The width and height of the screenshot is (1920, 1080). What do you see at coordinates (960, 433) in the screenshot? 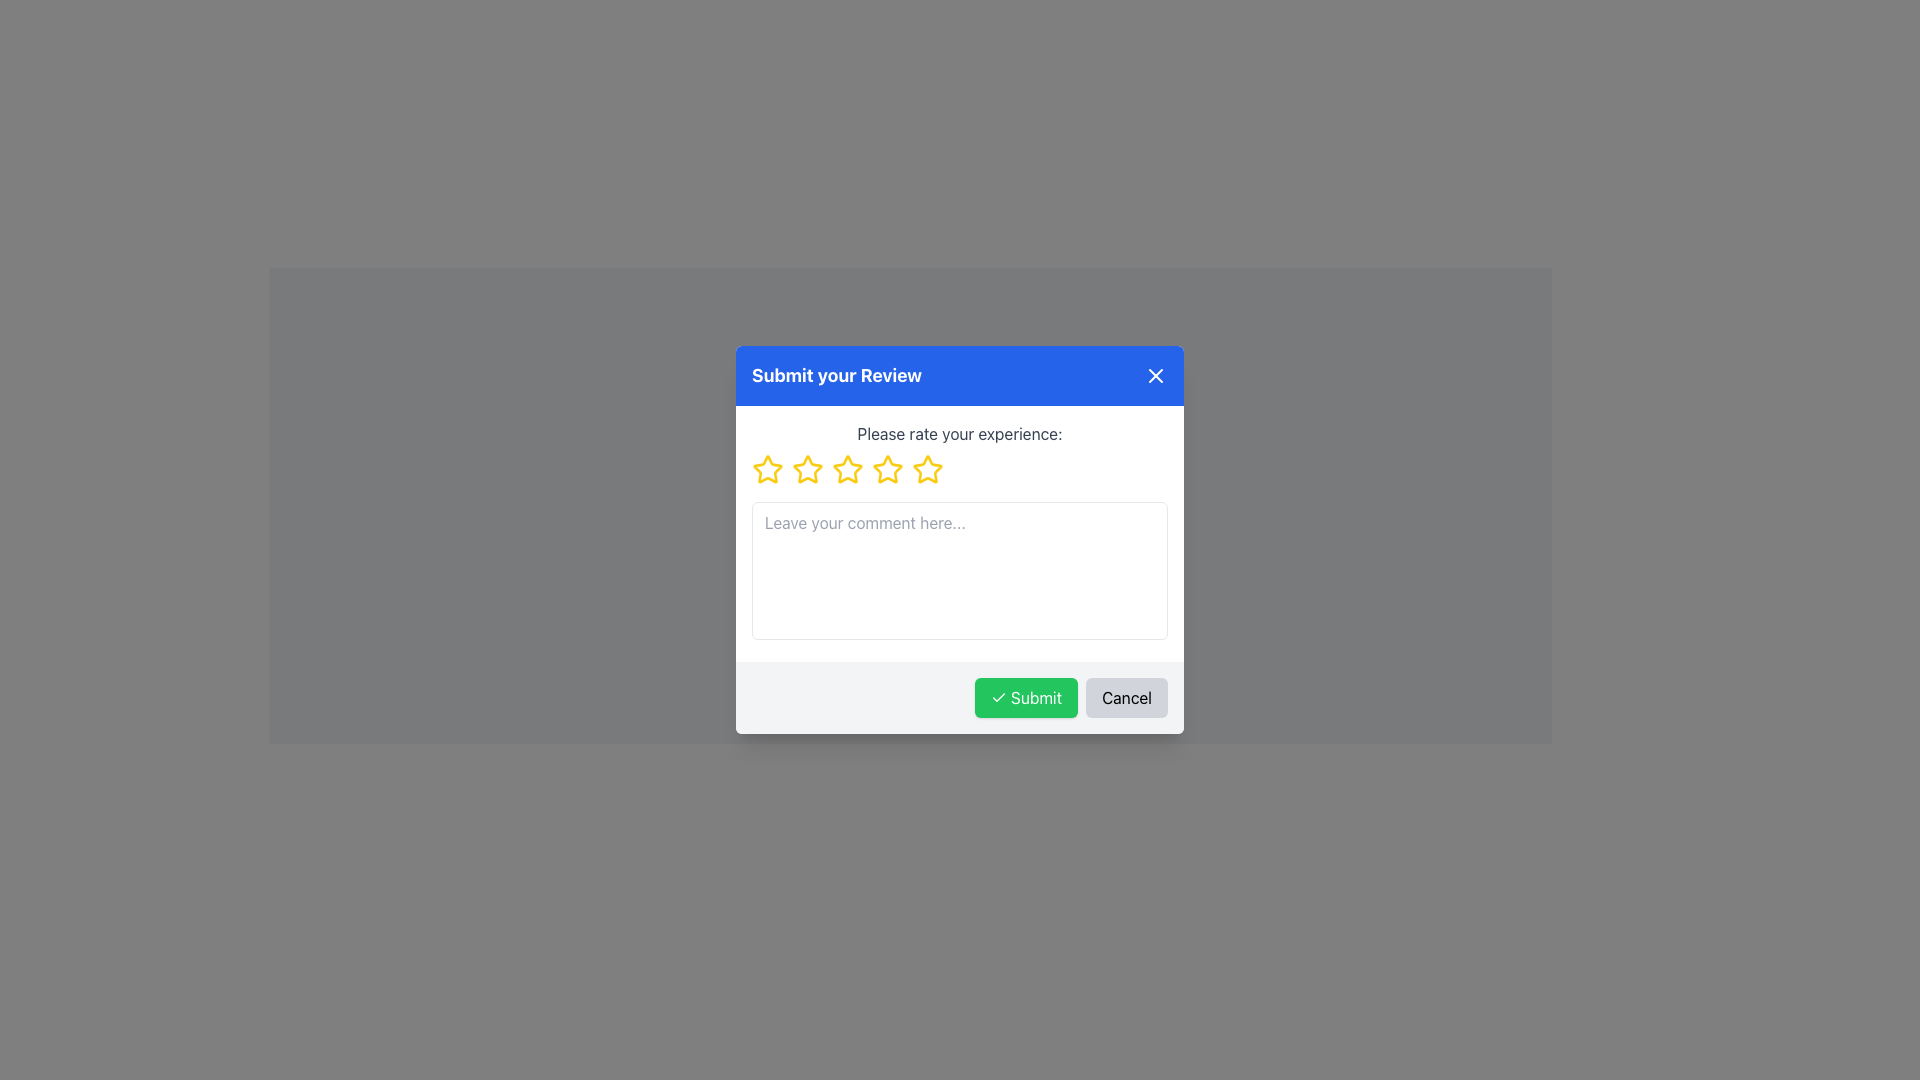
I see `the instructional label that guides the user to perform a rating action, located directly above the star rating icons and centered horizontally in the upper section of the interface` at bounding box center [960, 433].